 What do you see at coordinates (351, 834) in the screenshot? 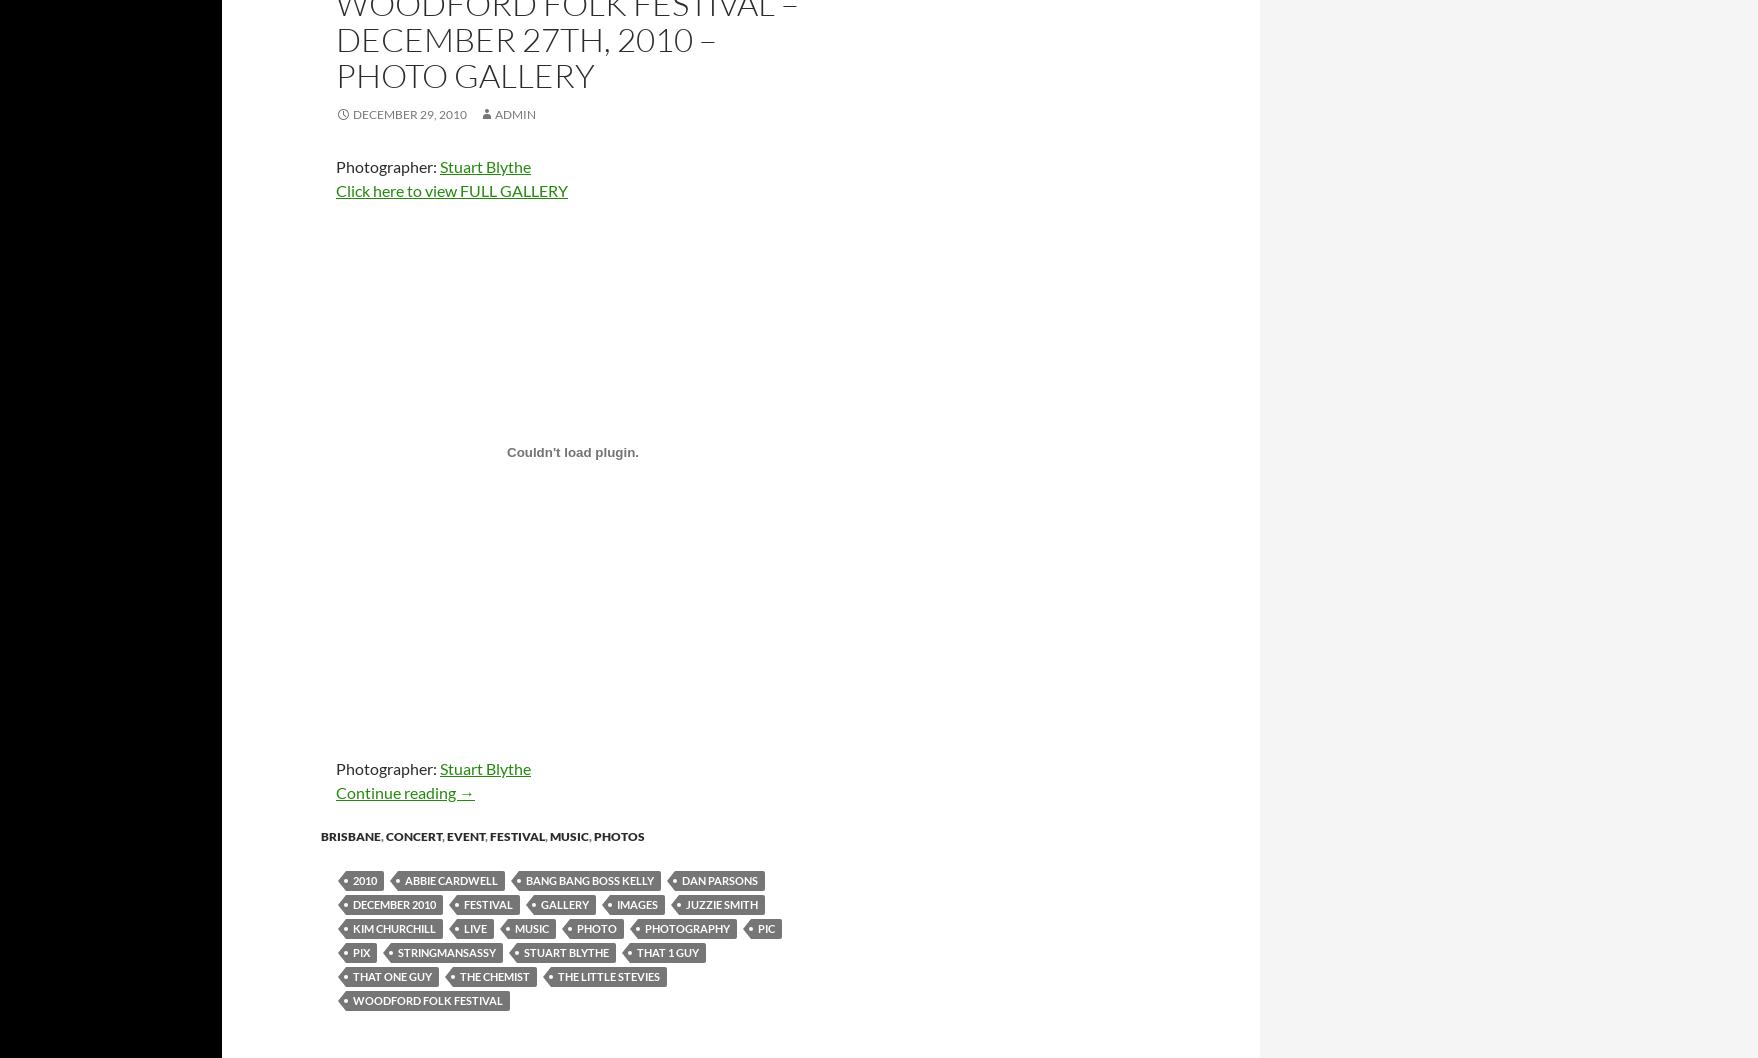
I see `'Brisbane'` at bounding box center [351, 834].